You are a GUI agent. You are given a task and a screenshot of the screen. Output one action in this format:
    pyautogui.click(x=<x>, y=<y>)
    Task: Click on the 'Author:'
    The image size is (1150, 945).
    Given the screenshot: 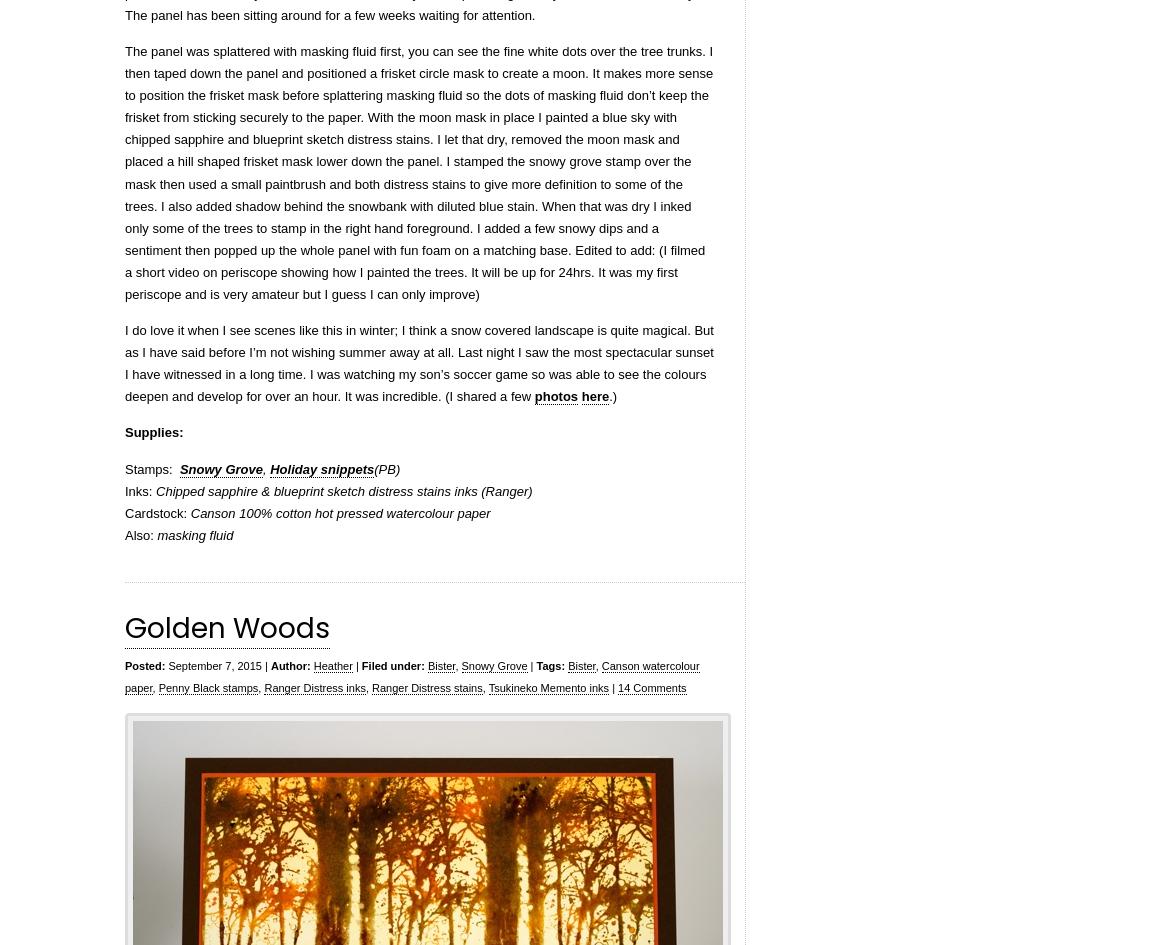 What is the action you would take?
    pyautogui.click(x=290, y=663)
    